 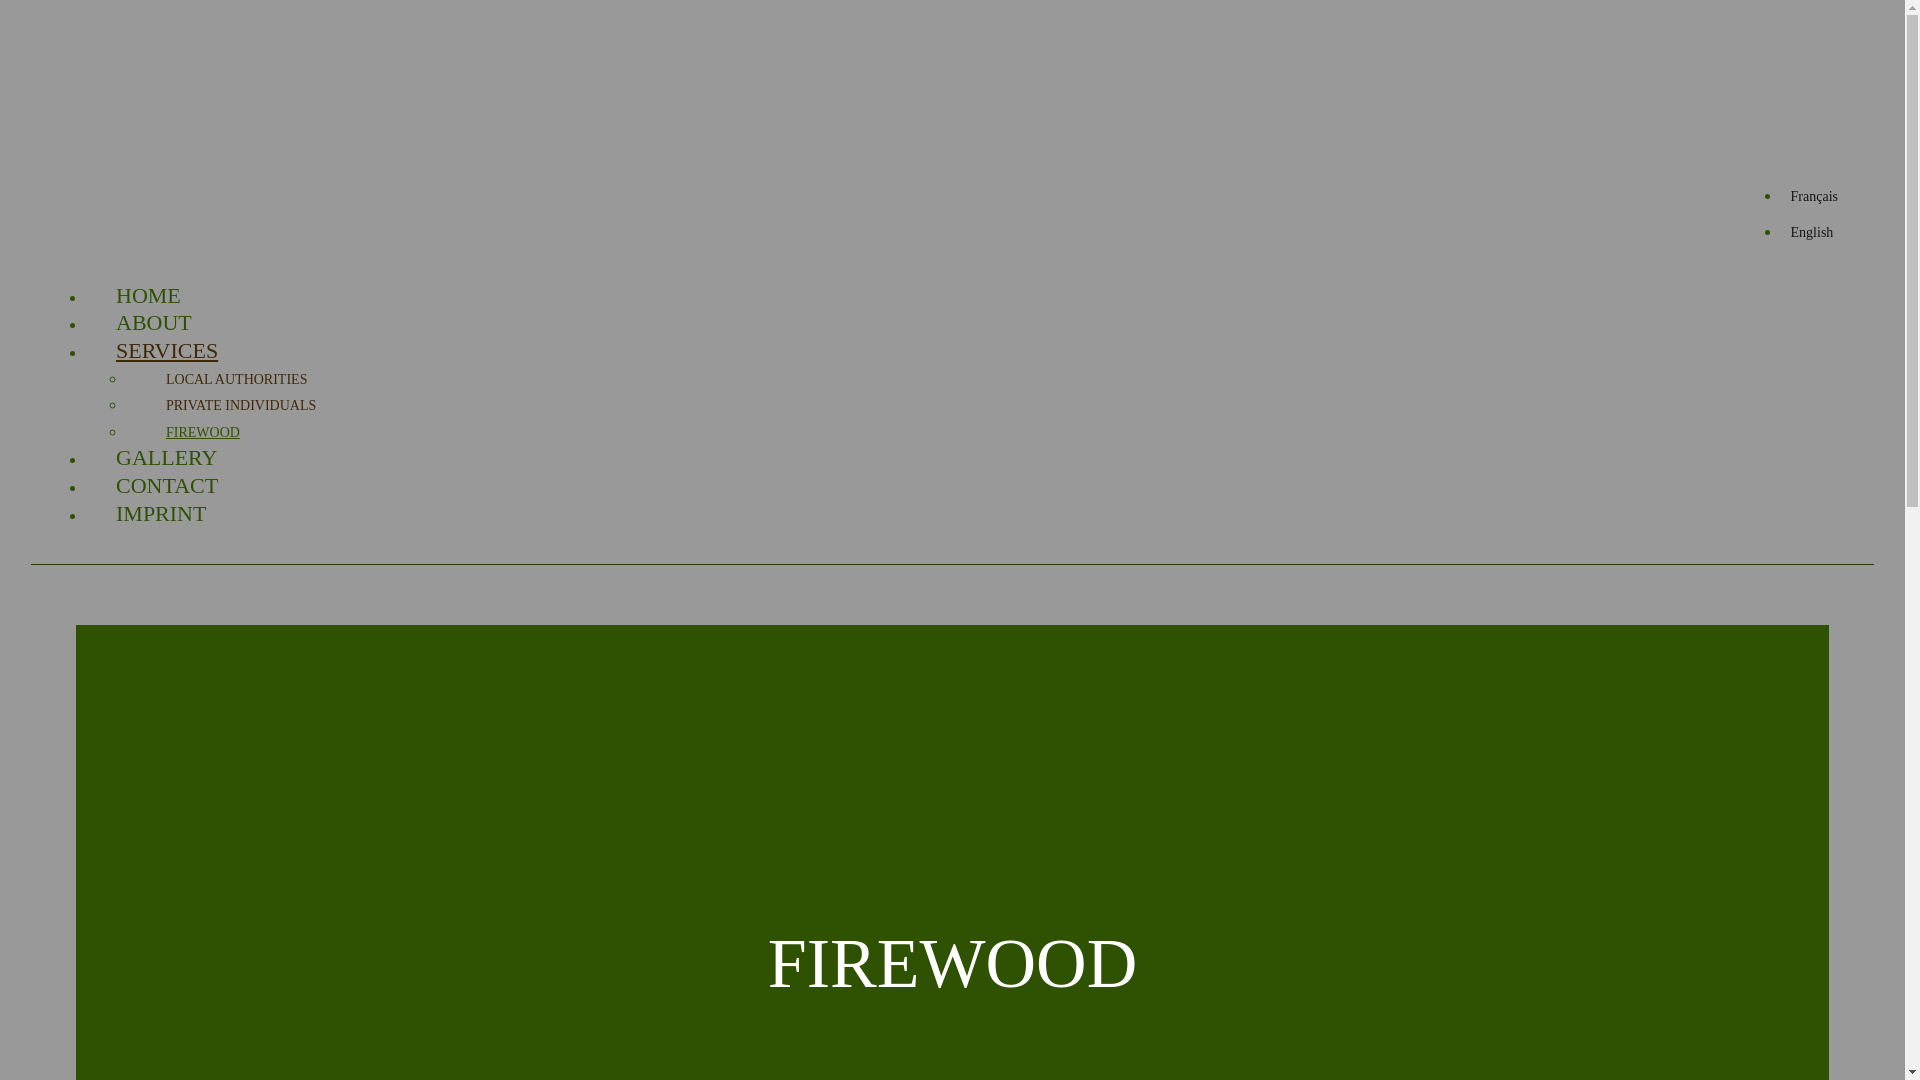 I want to click on 'CONTACT', so click(x=167, y=486).